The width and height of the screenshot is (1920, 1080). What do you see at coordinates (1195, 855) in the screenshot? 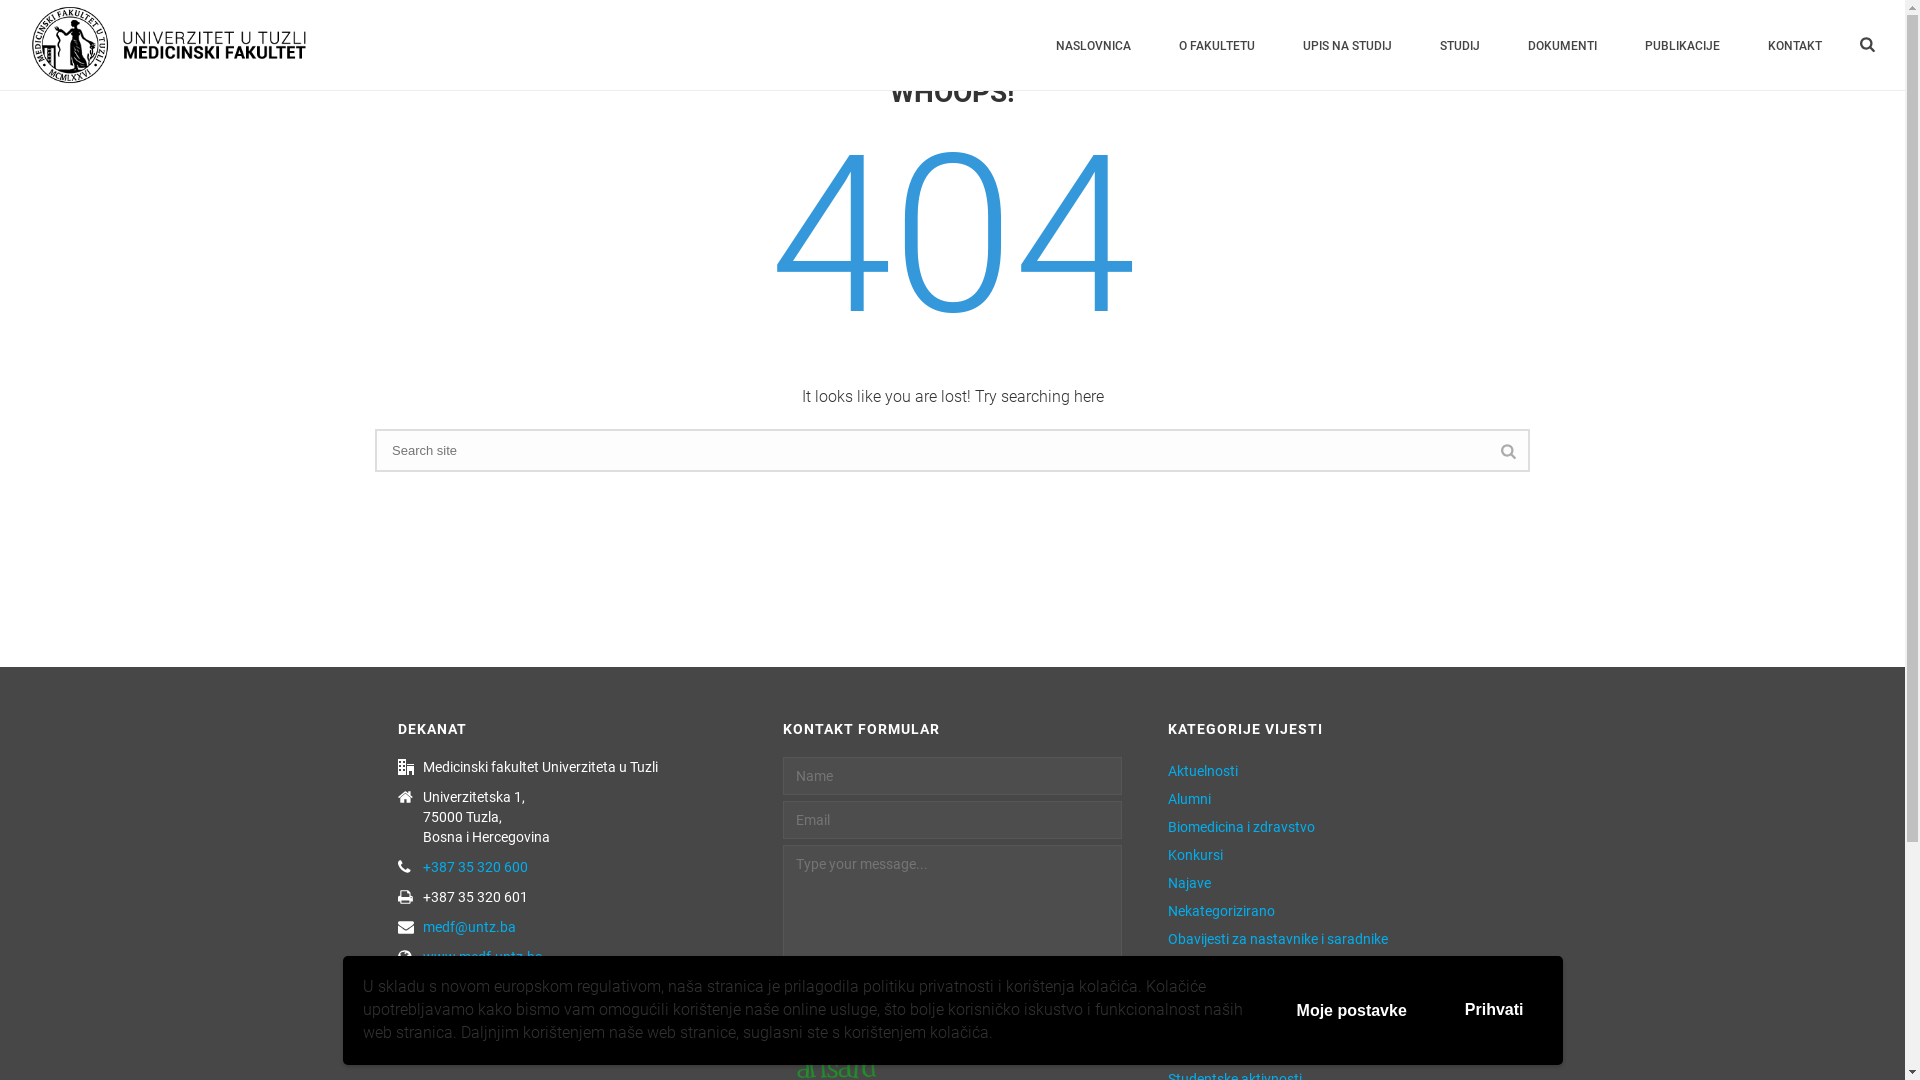
I see `'Konkursi'` at bounding box center [1195, 855].